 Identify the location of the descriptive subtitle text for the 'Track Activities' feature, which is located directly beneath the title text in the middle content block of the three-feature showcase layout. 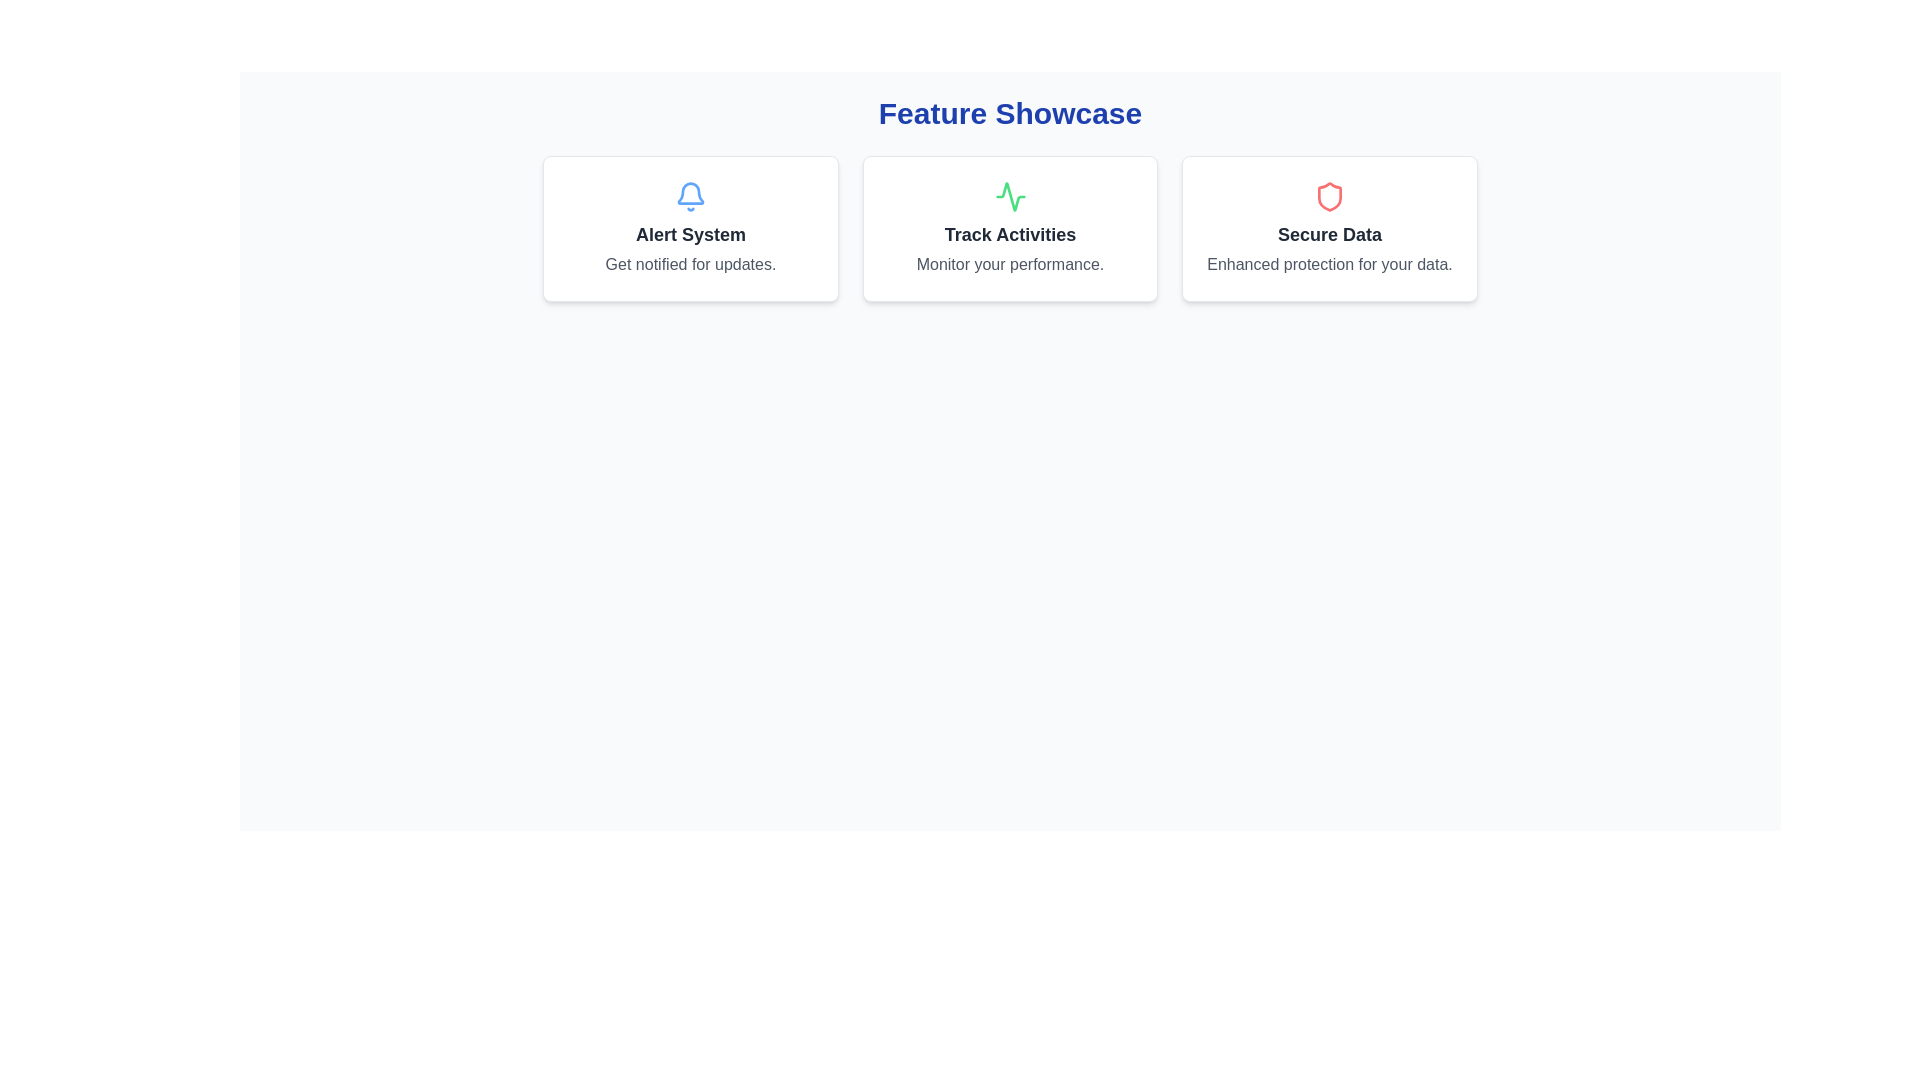
(1010, 264).